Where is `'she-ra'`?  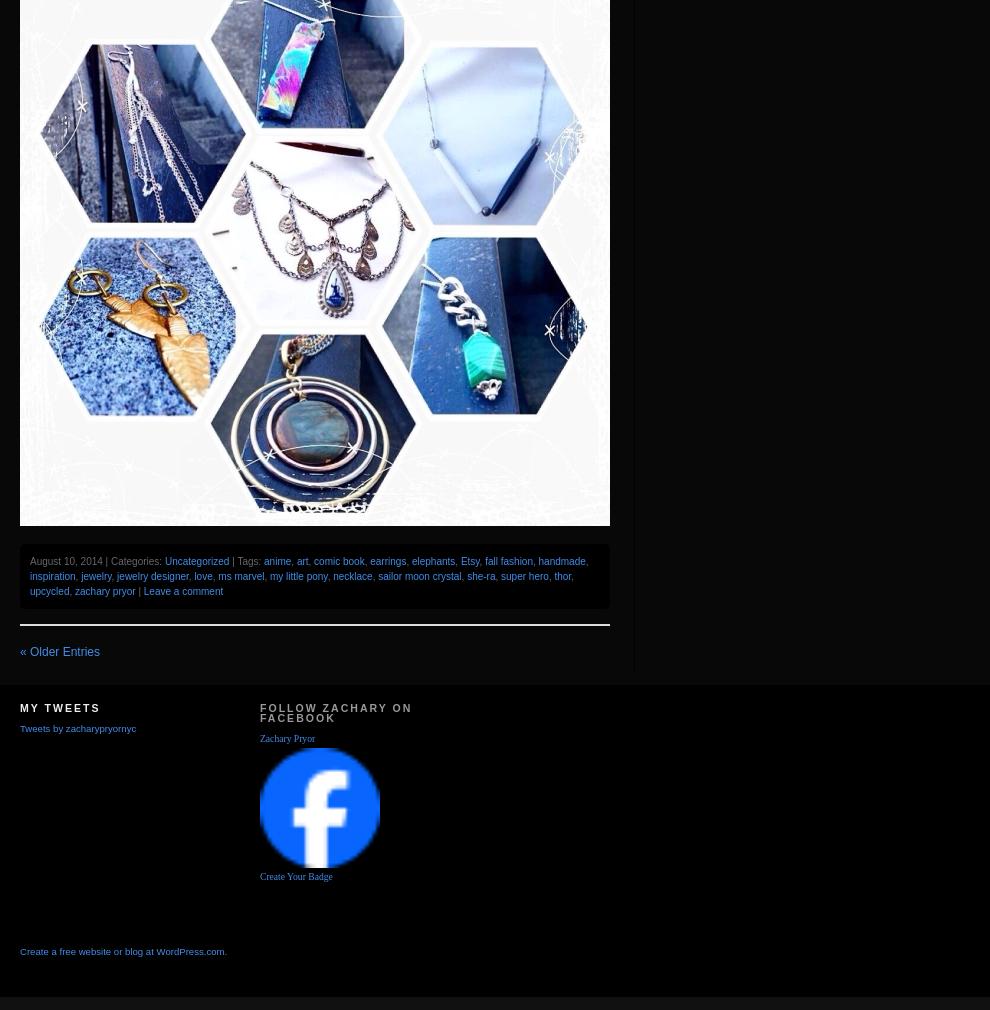
'she-ra' is located at coordinates (481, 575).